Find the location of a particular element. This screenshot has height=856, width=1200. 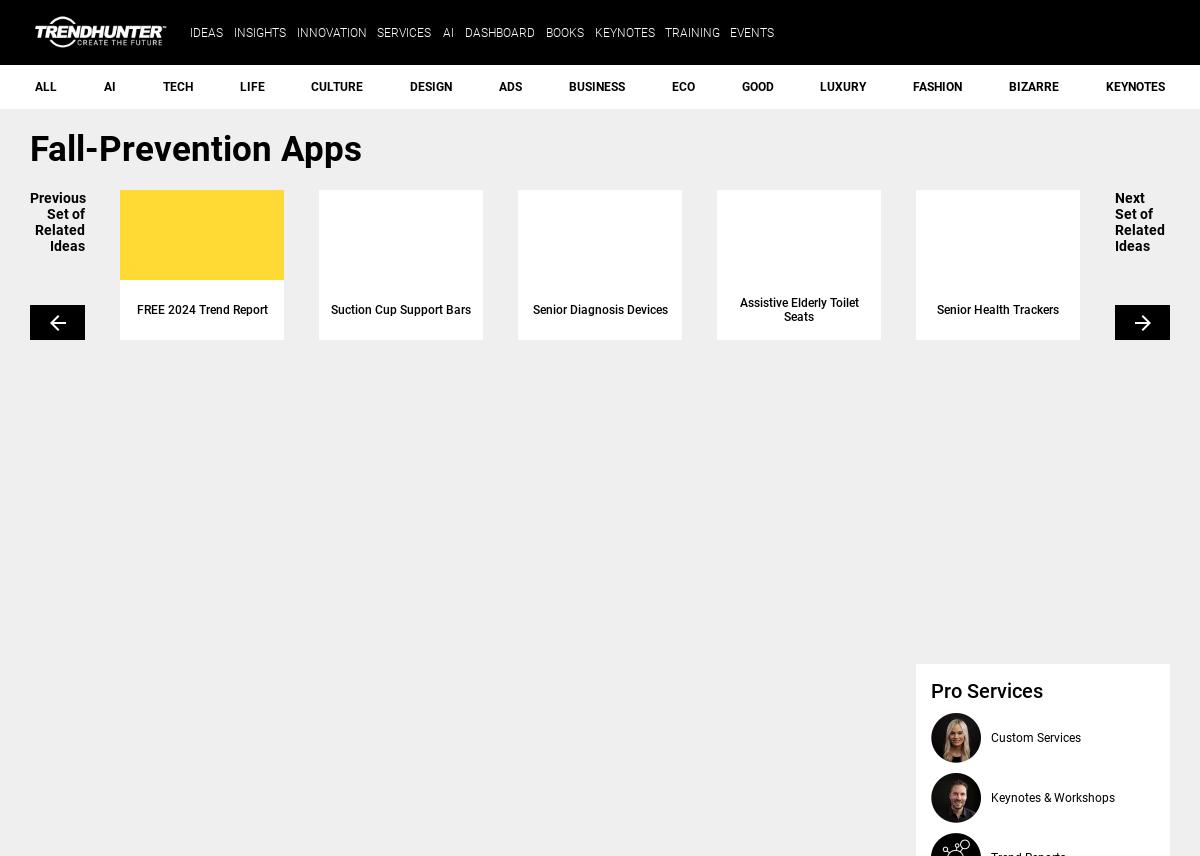

'Insights' is located at coordinates (233, 32).